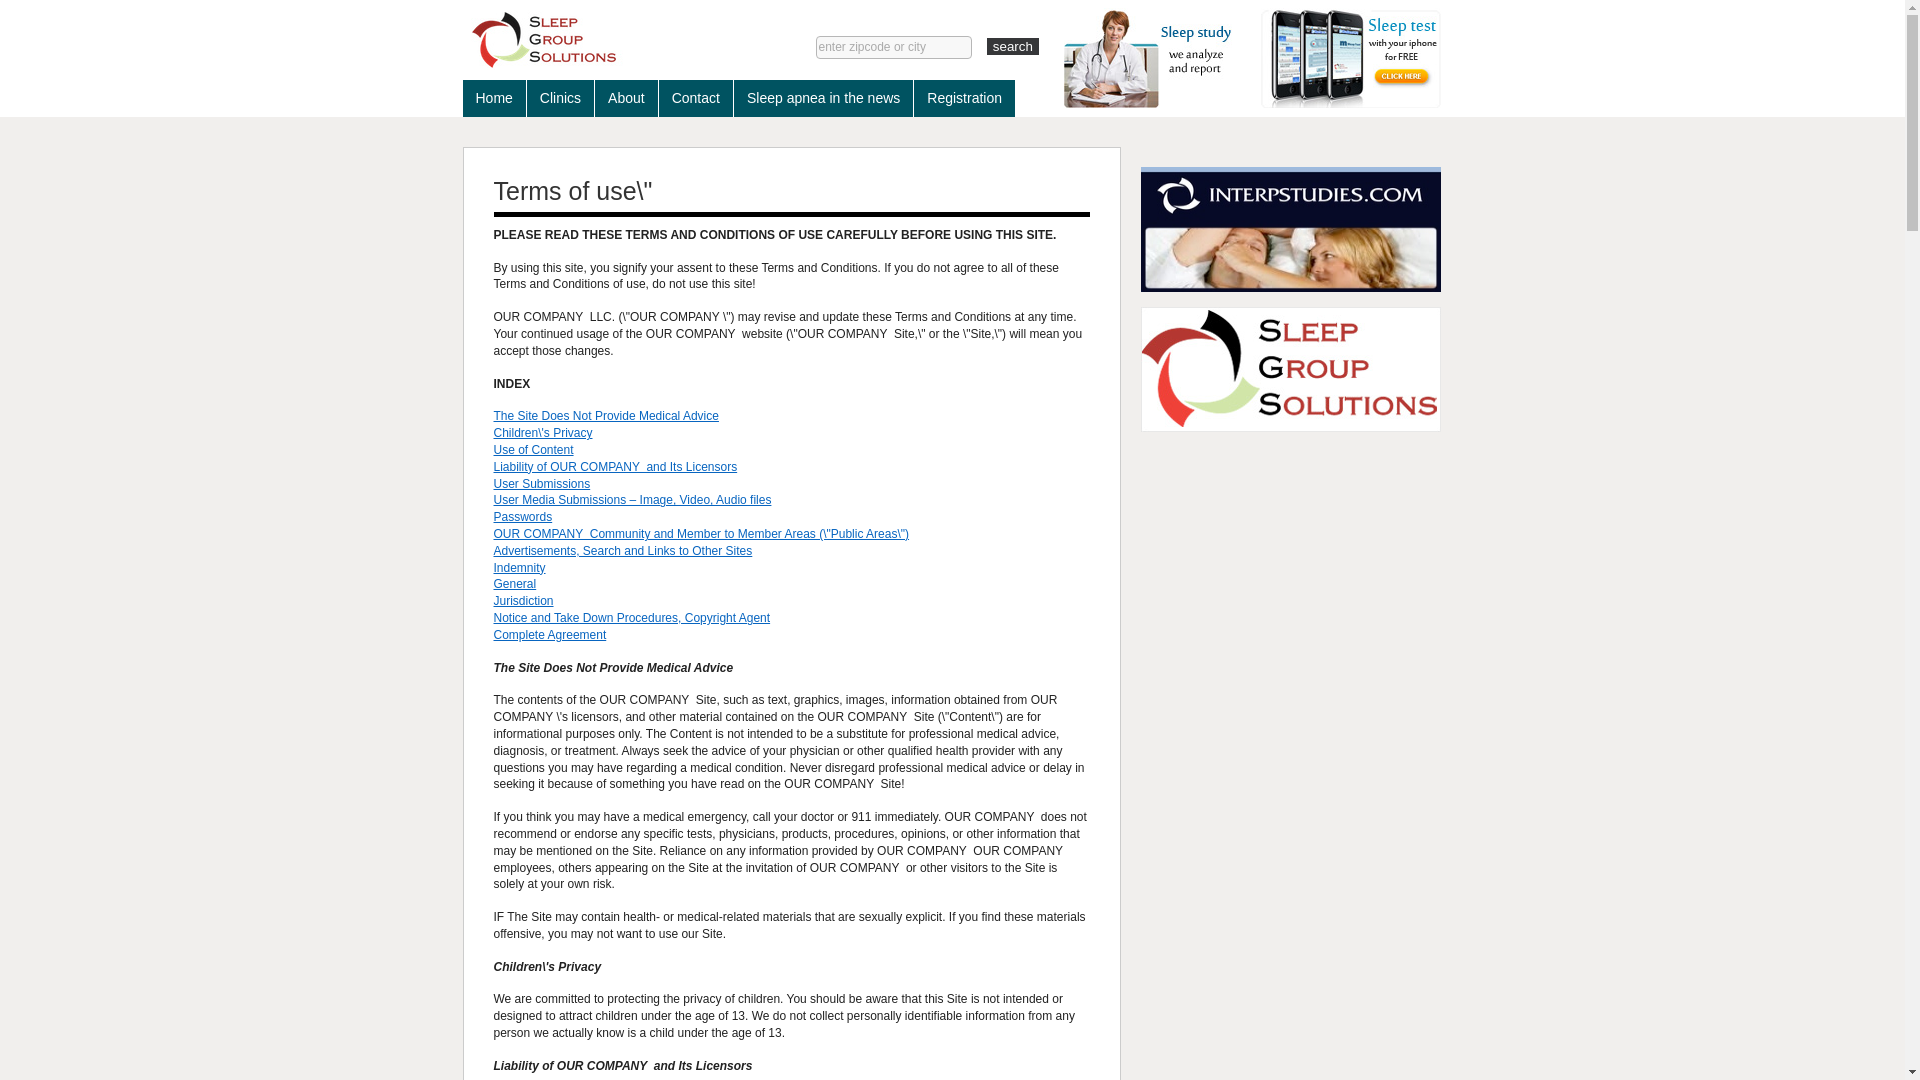  What do you see at coordinates (622, 551) in the screenshot?
I see `'Advertisements, Search and Links to Other Sites'` at bounding box center [622, 551].